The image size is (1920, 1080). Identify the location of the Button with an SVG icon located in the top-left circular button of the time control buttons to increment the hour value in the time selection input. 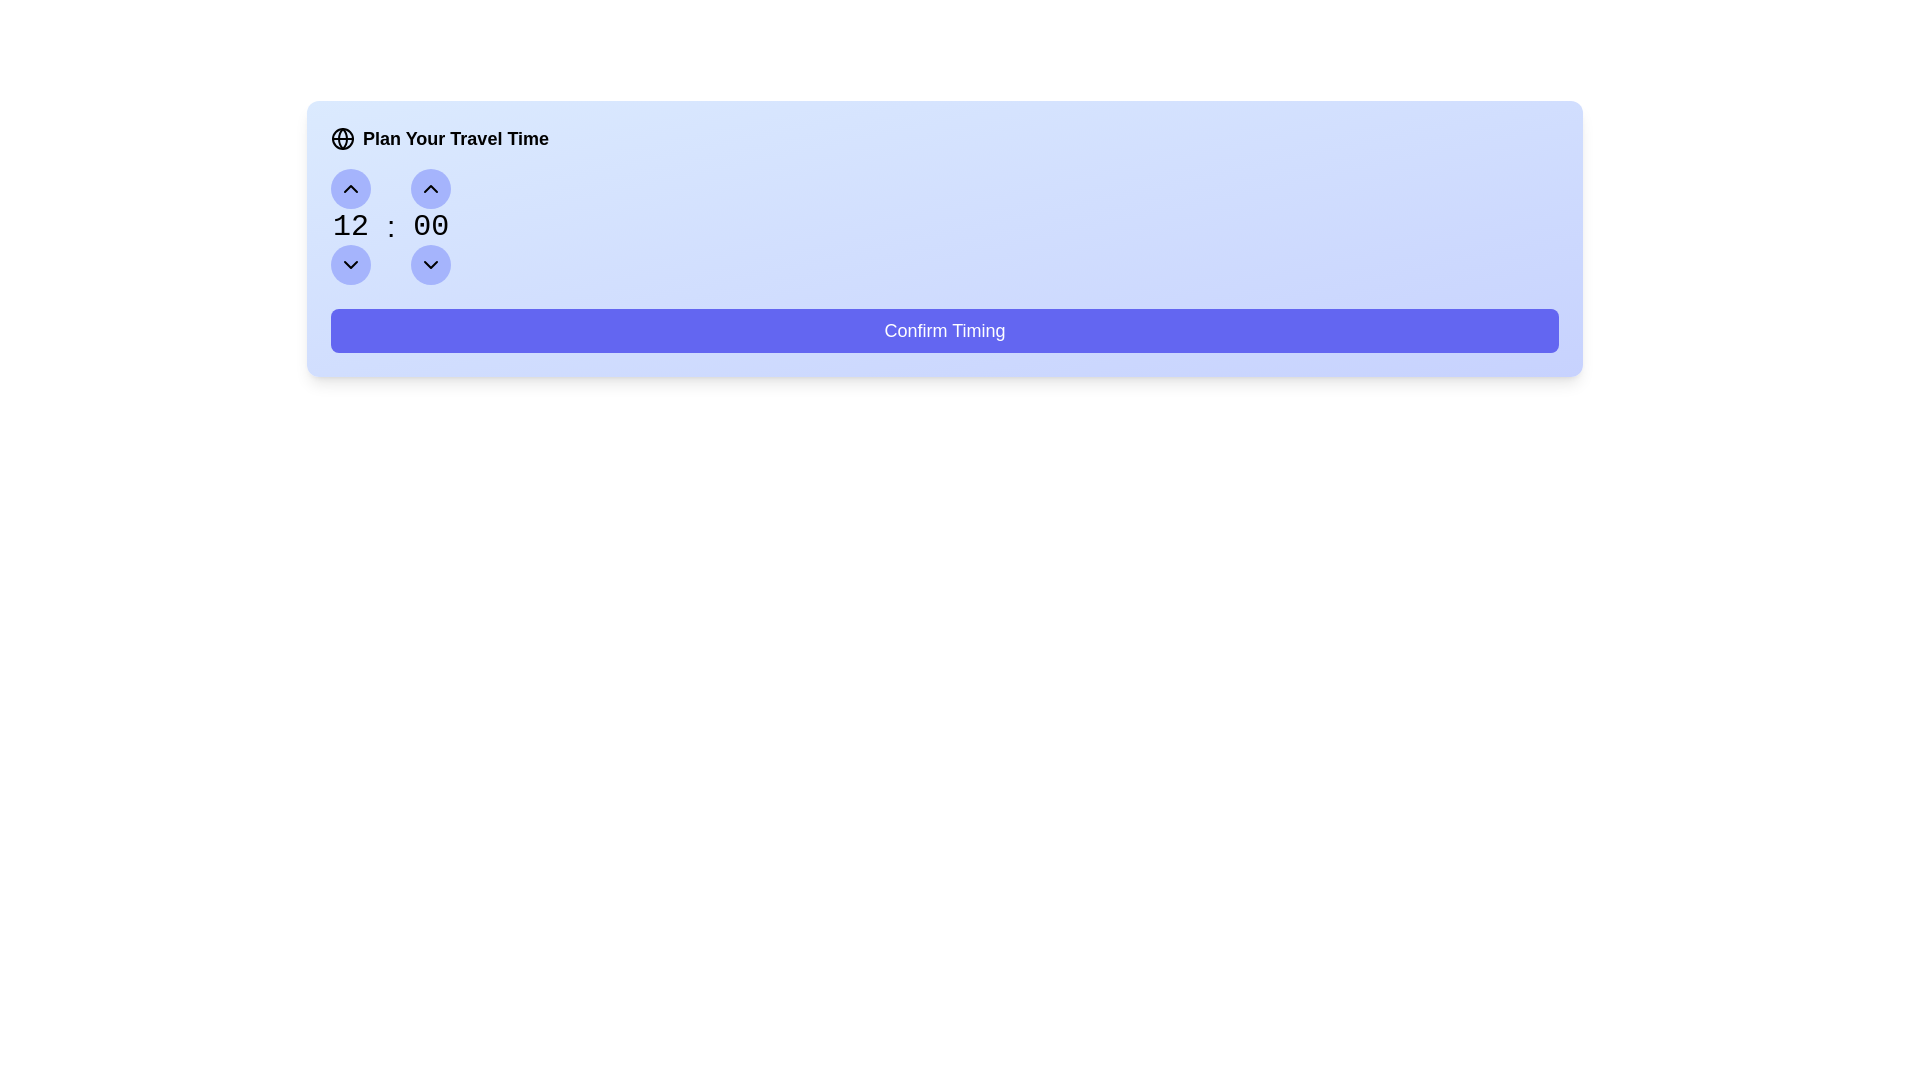
(350, 189).